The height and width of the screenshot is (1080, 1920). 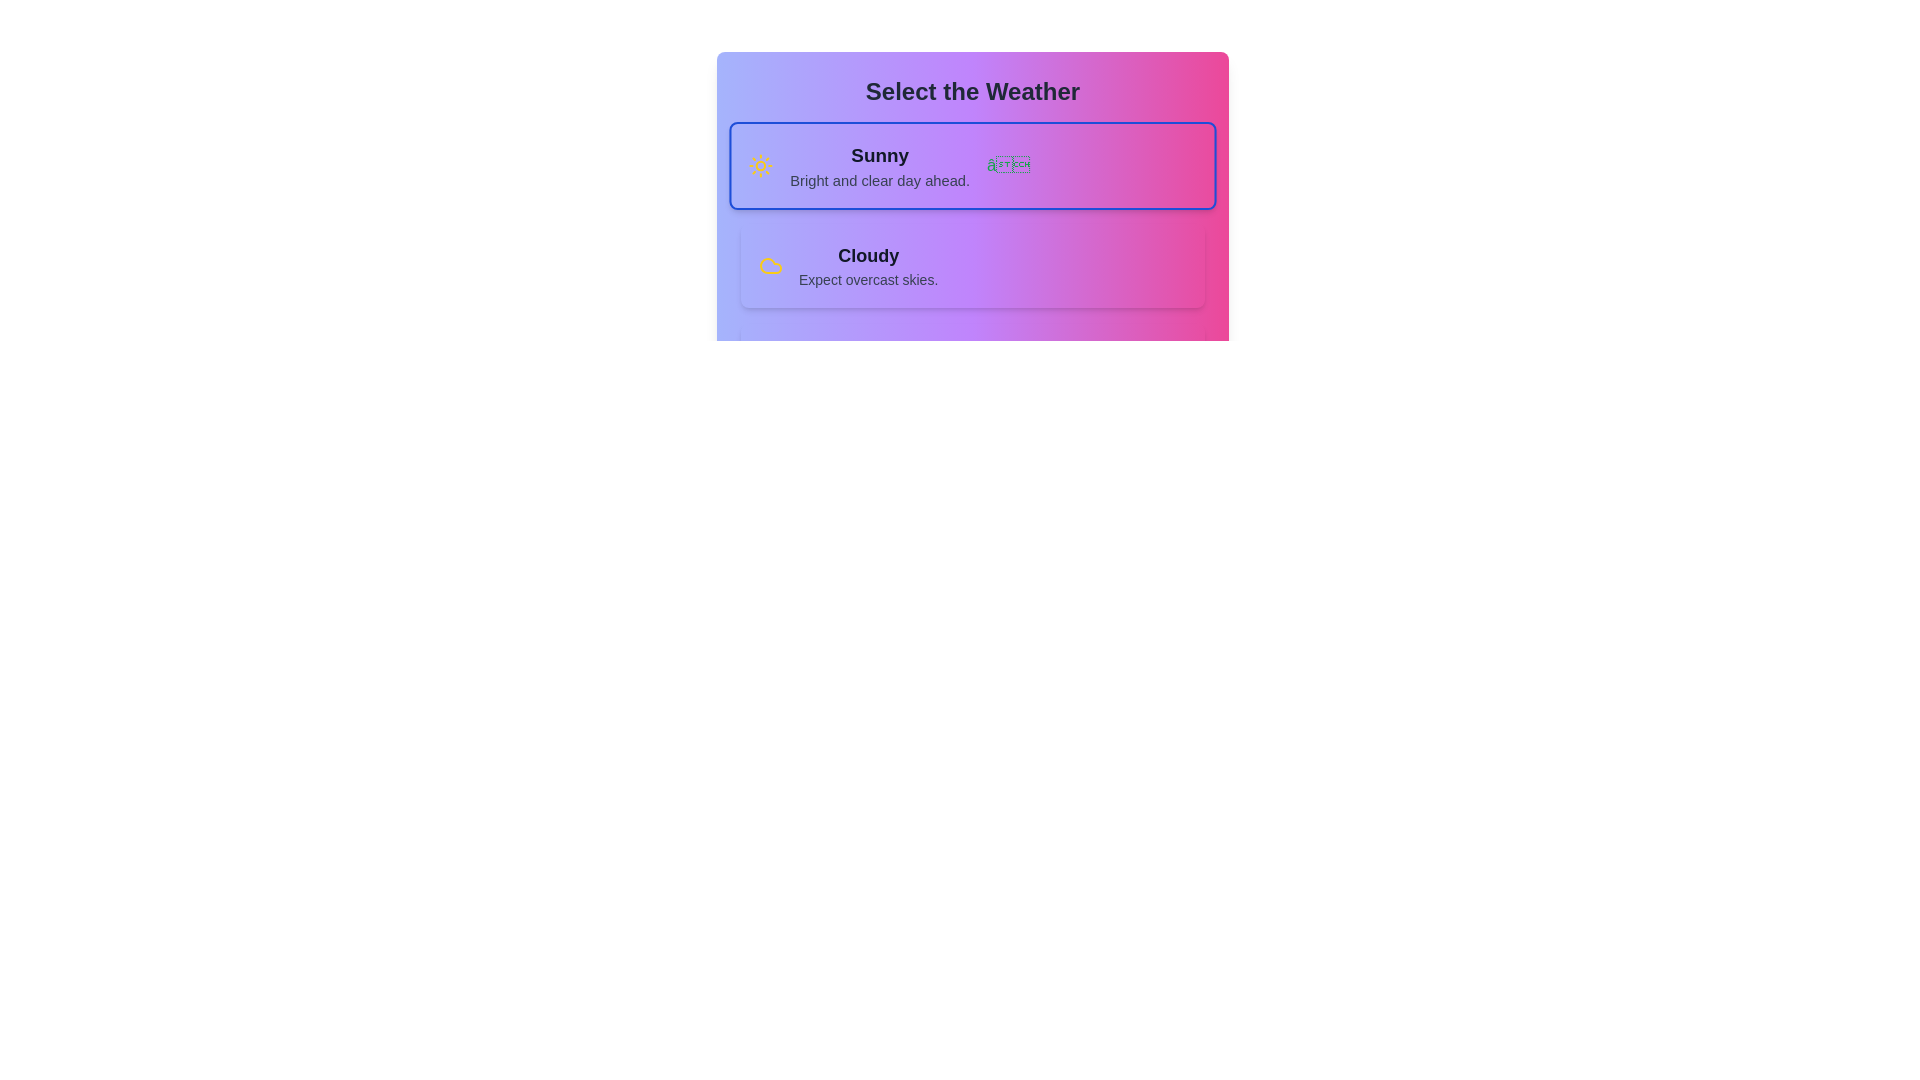 What do you see at coordinates (770, 265) in the screenshot?
I see `the cloudy weather icon located in the bottom section of the 'Select the Weather' card, specifically in the left section of the second option labeled 'Cloudy'` at bounding box center [770, 265].